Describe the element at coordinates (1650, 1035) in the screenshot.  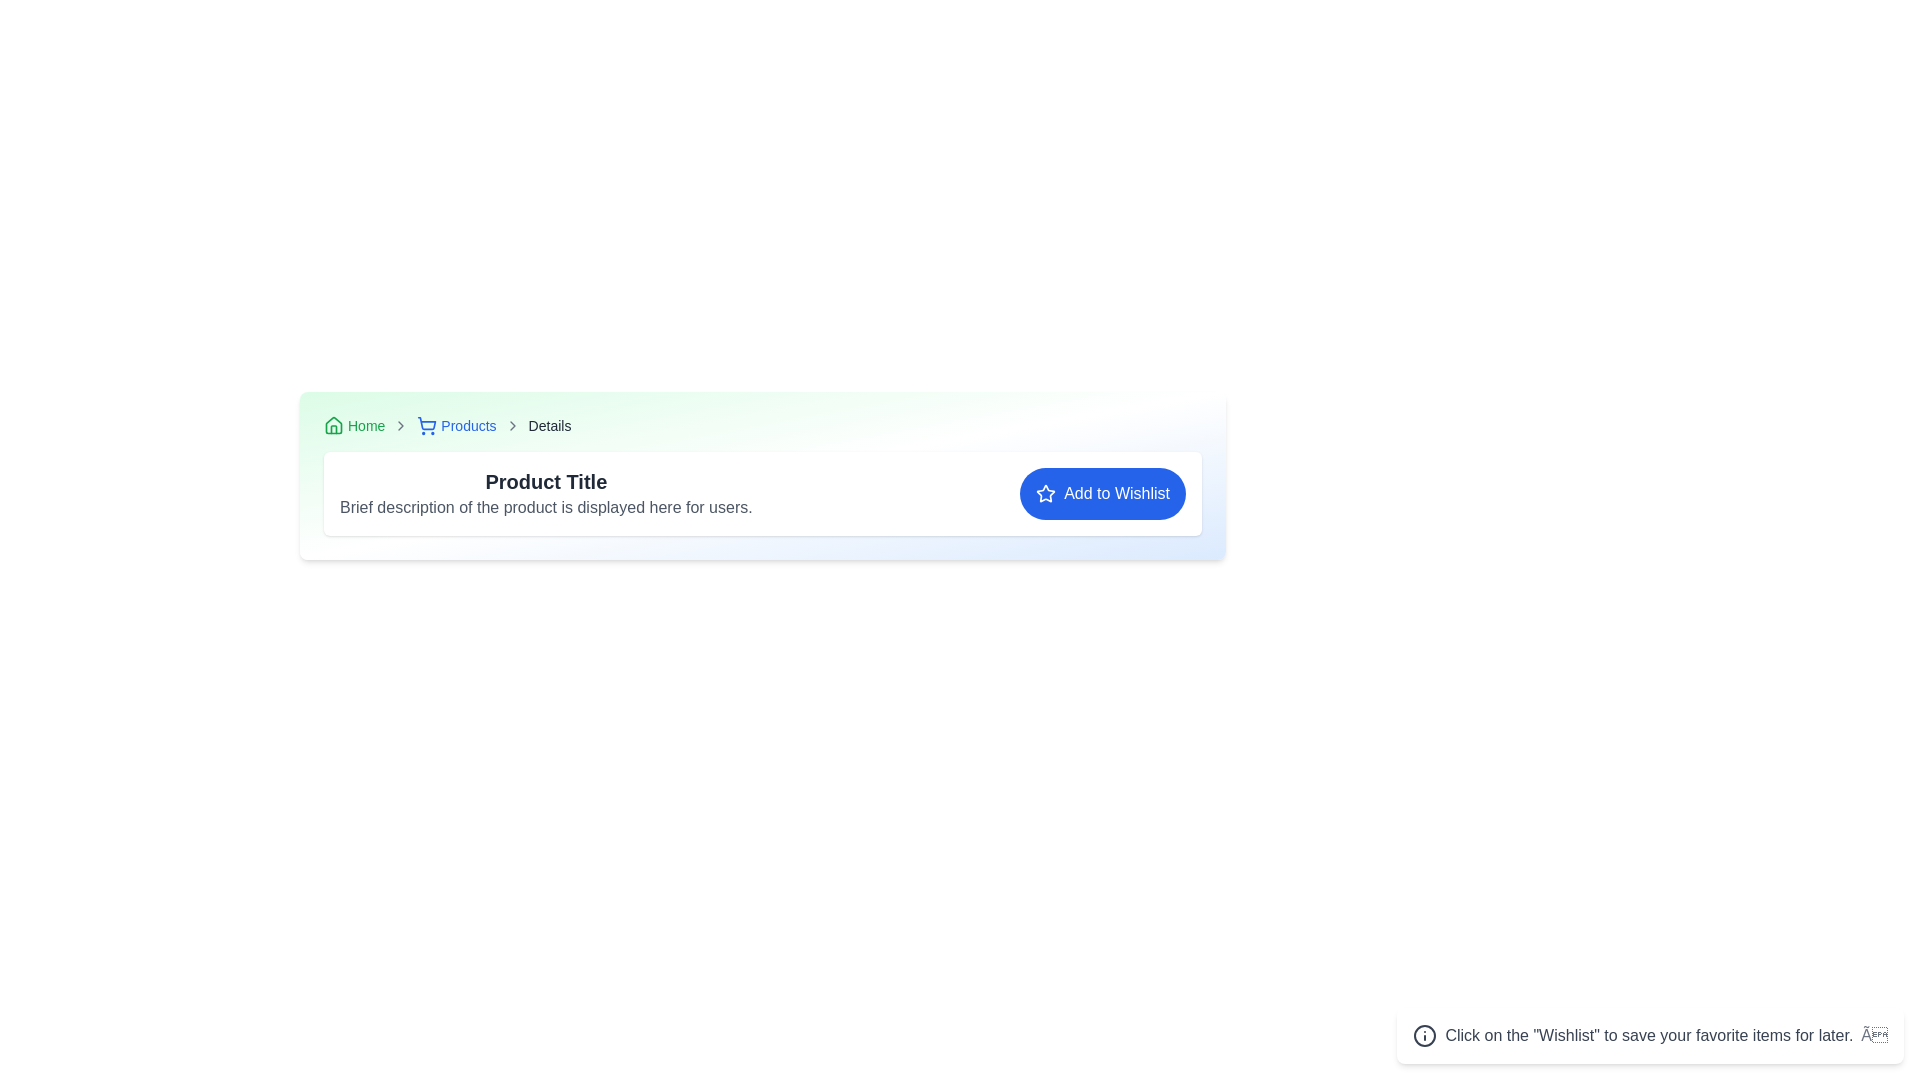
I see `the informational tooltip or notification located at the bottom right of the UI, which features a white background, rounded corners, and an information icon` at that location.